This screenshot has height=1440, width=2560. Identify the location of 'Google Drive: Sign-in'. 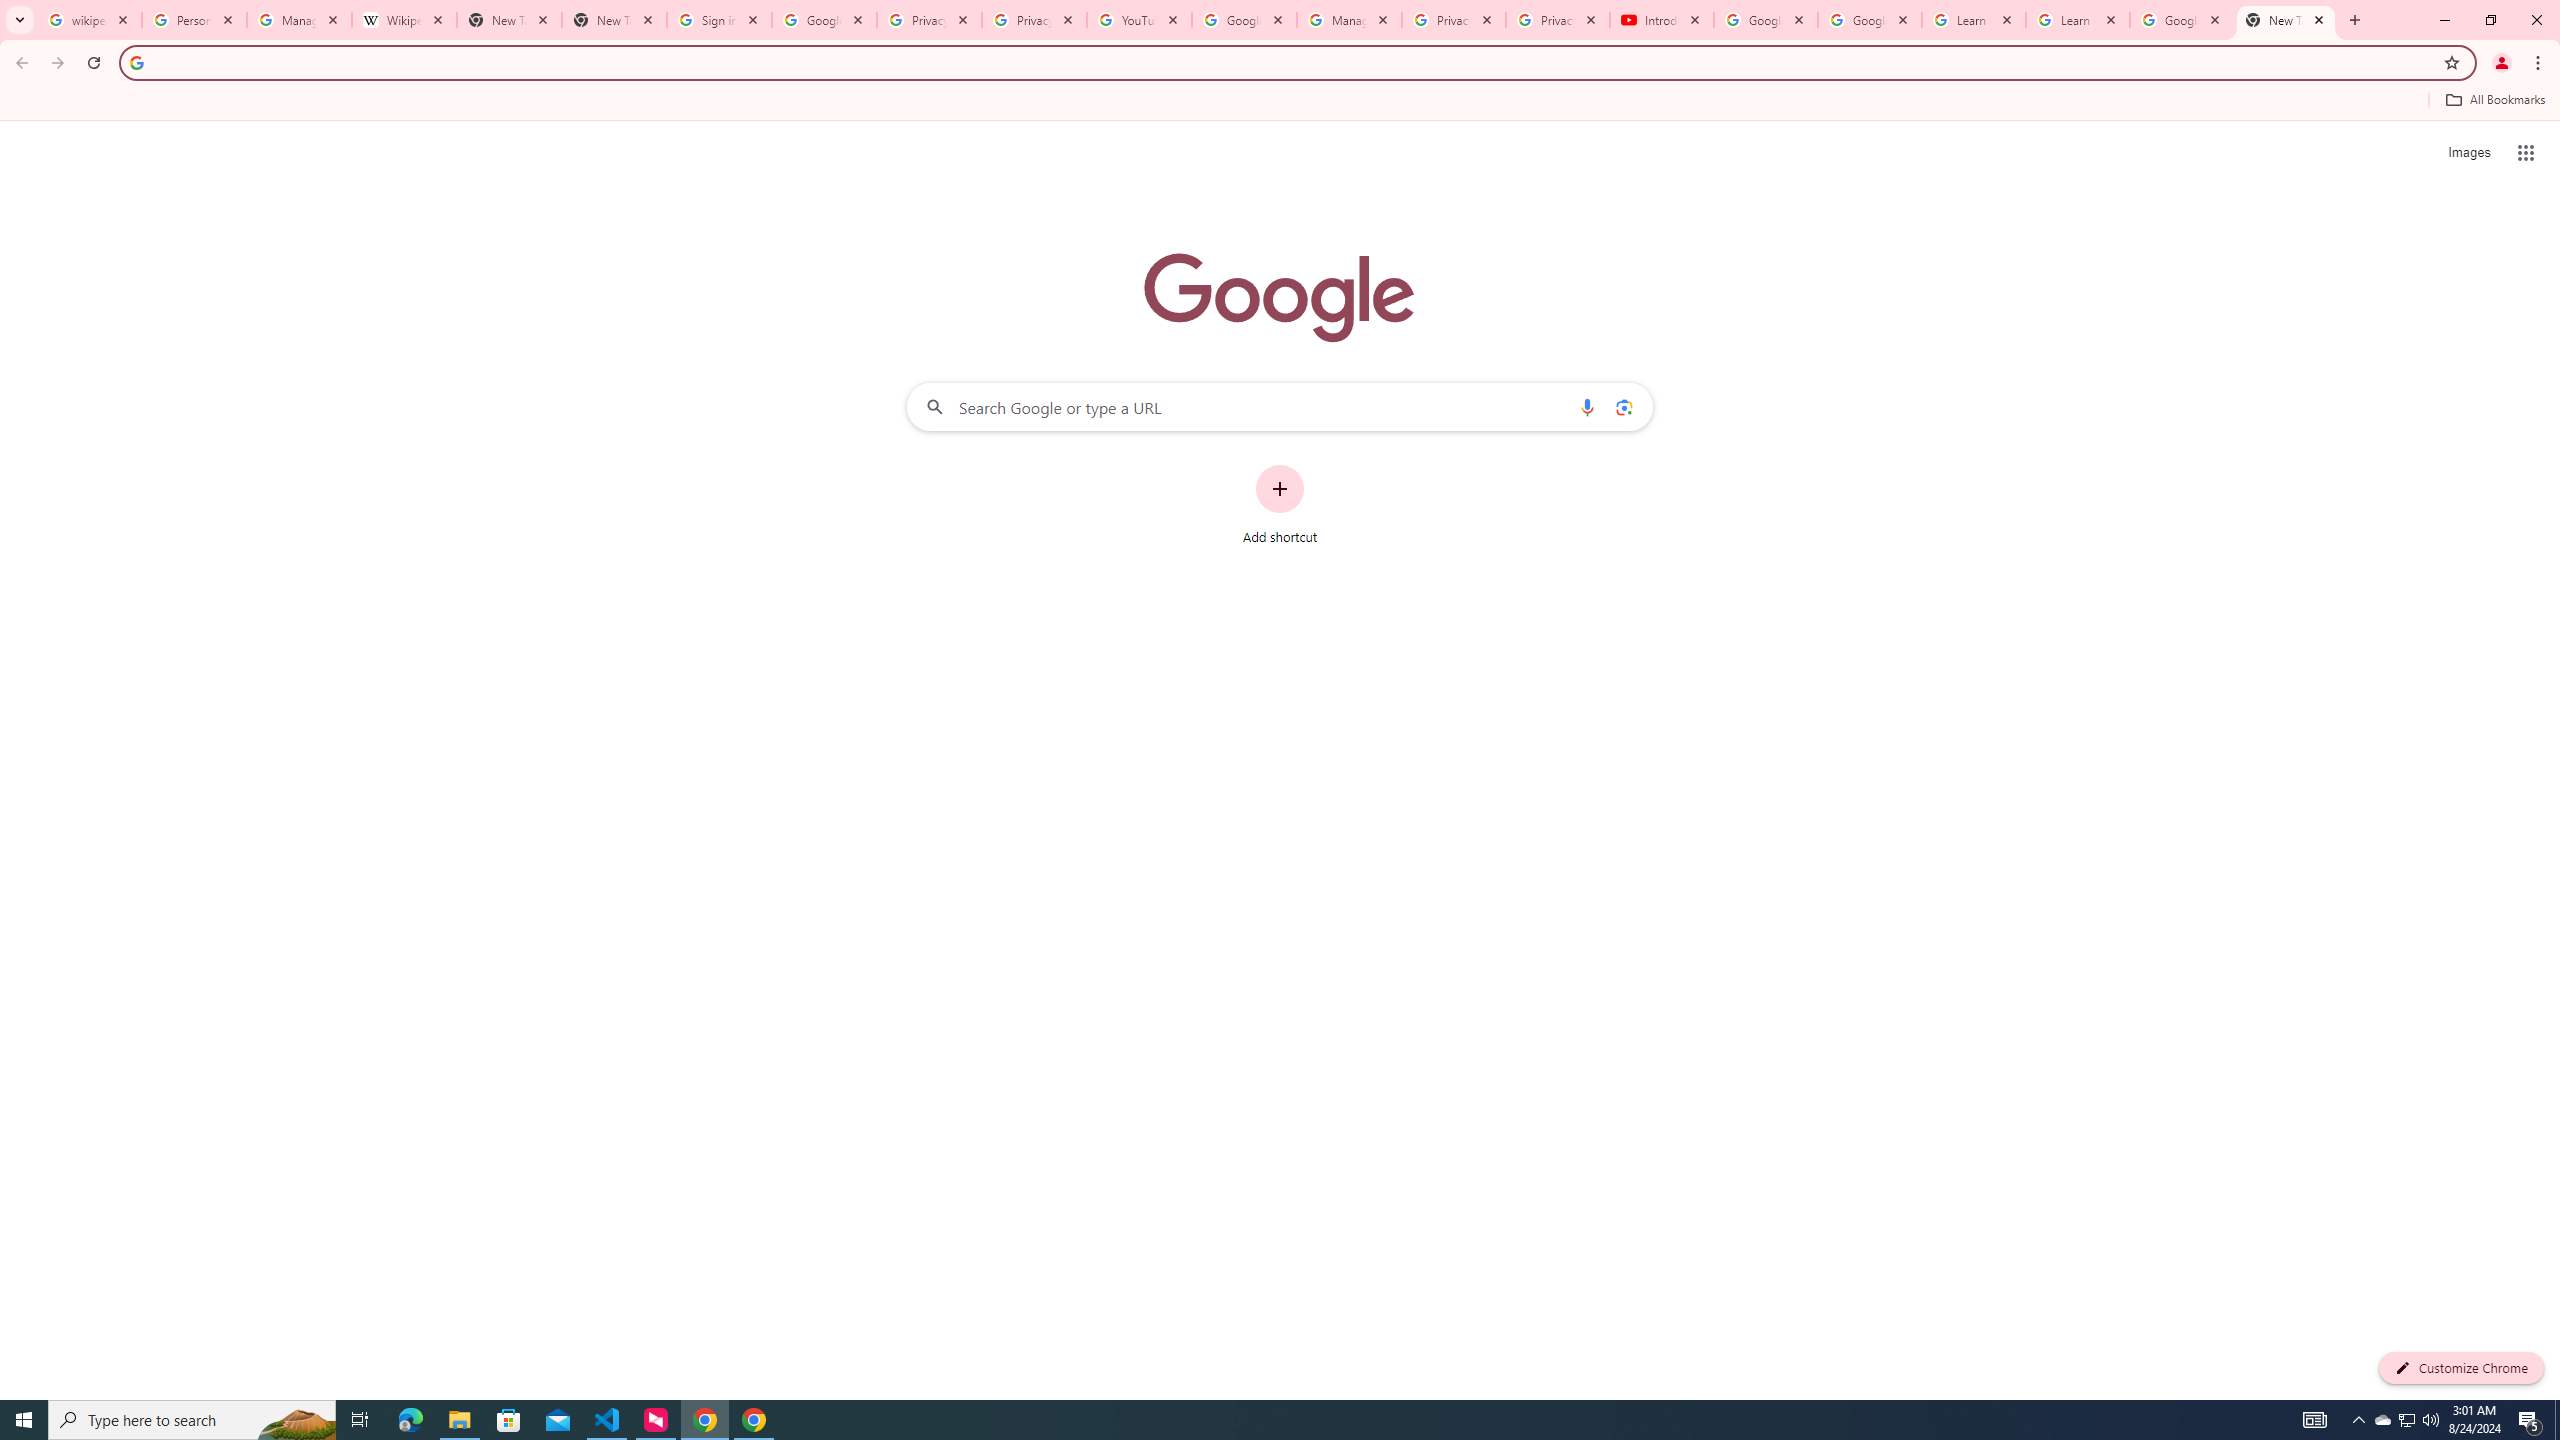
(823, 19).